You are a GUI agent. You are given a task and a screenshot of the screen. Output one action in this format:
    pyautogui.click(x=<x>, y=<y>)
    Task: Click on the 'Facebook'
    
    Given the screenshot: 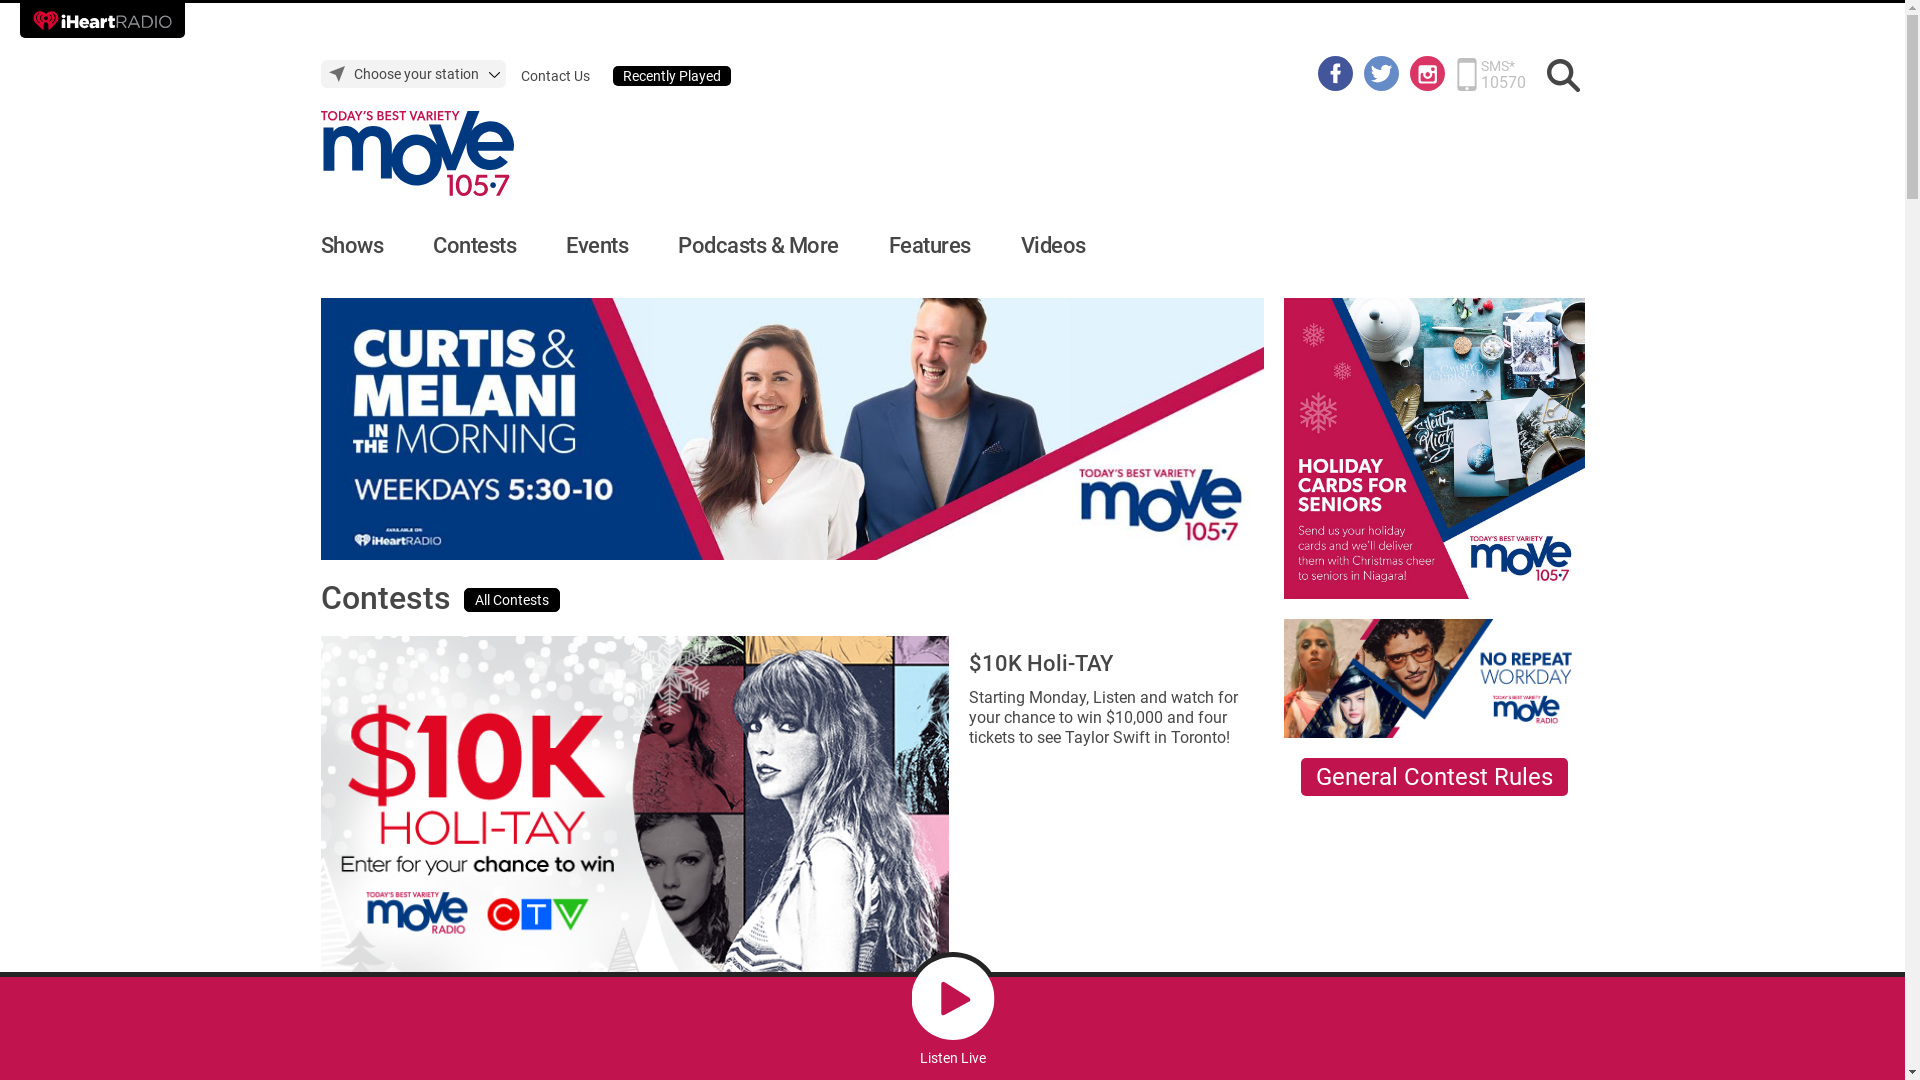 What is the action you would take?
    pyautogui.click(x=1318, y=71)
    